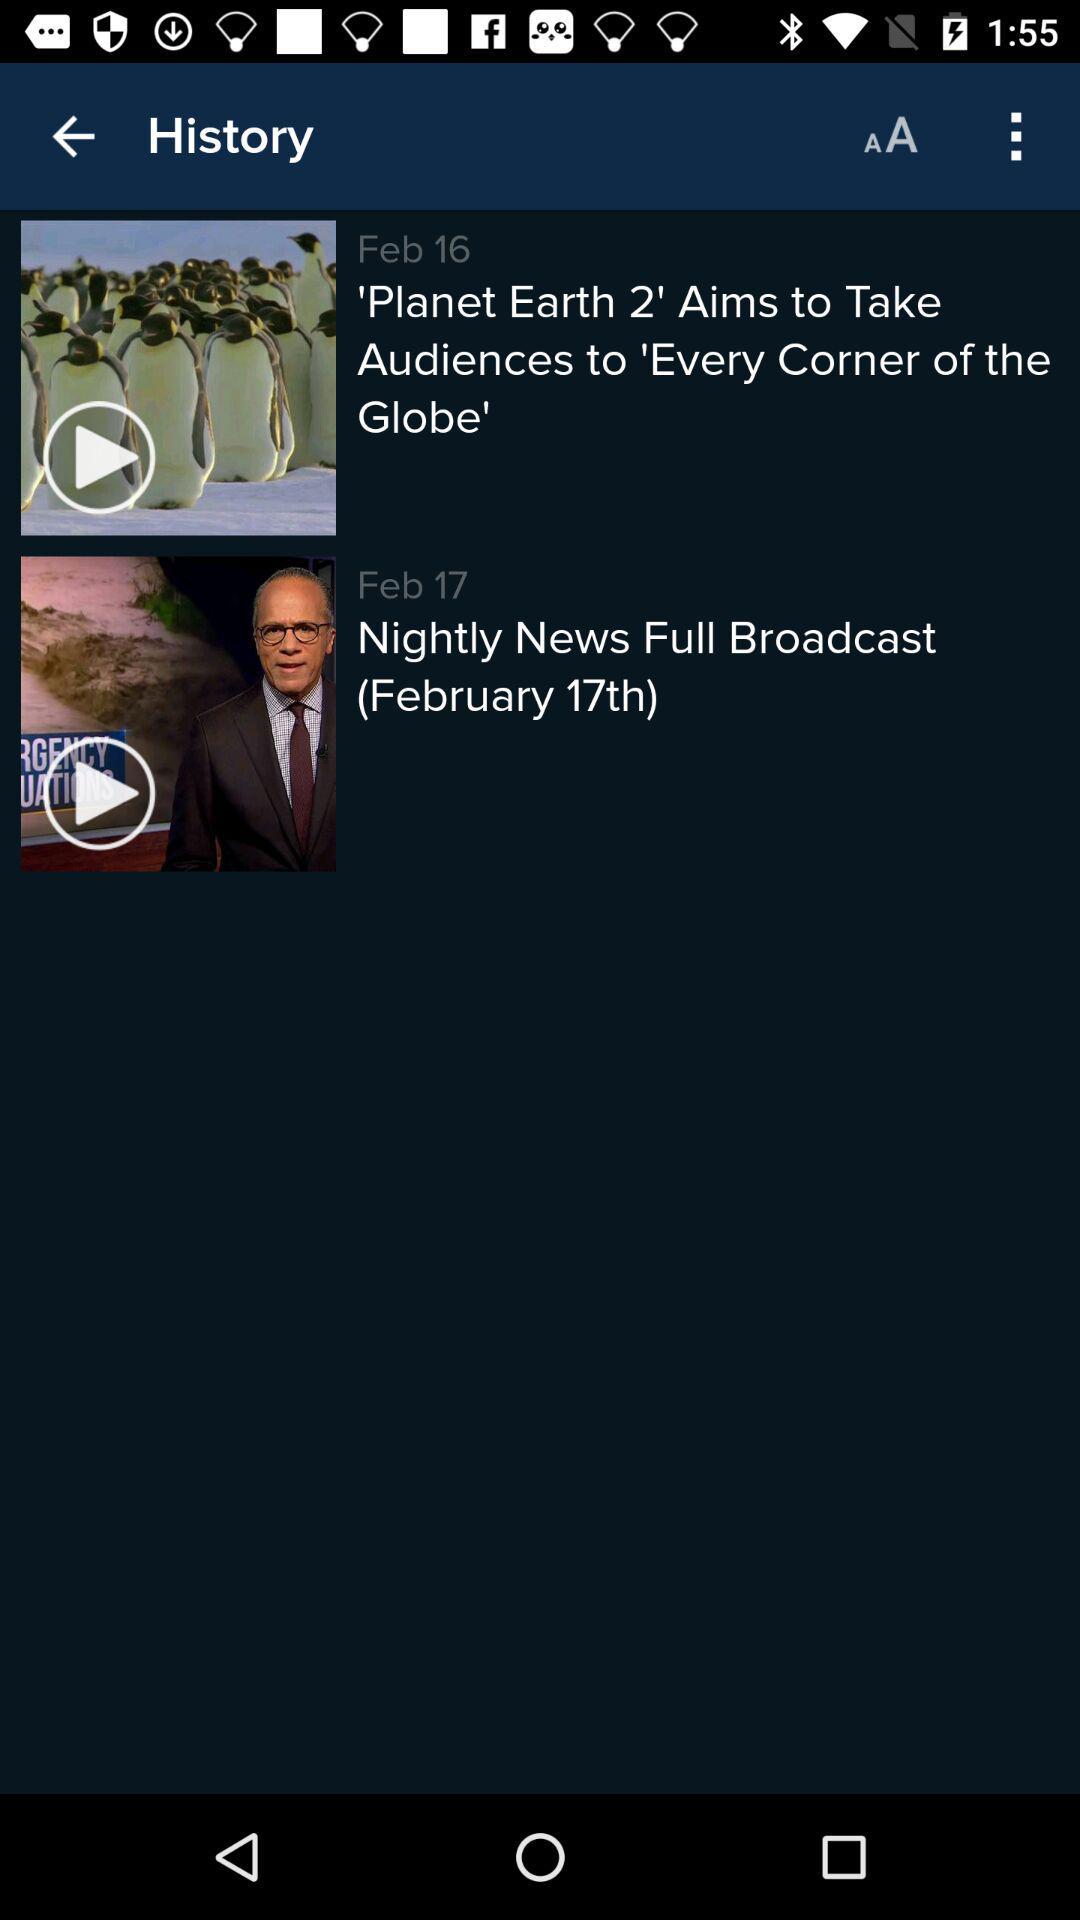 Image resolution: width=1080 pixels, height=1920 pixels. I want to click on move to the icon which is right to the history, so click(889, 136).